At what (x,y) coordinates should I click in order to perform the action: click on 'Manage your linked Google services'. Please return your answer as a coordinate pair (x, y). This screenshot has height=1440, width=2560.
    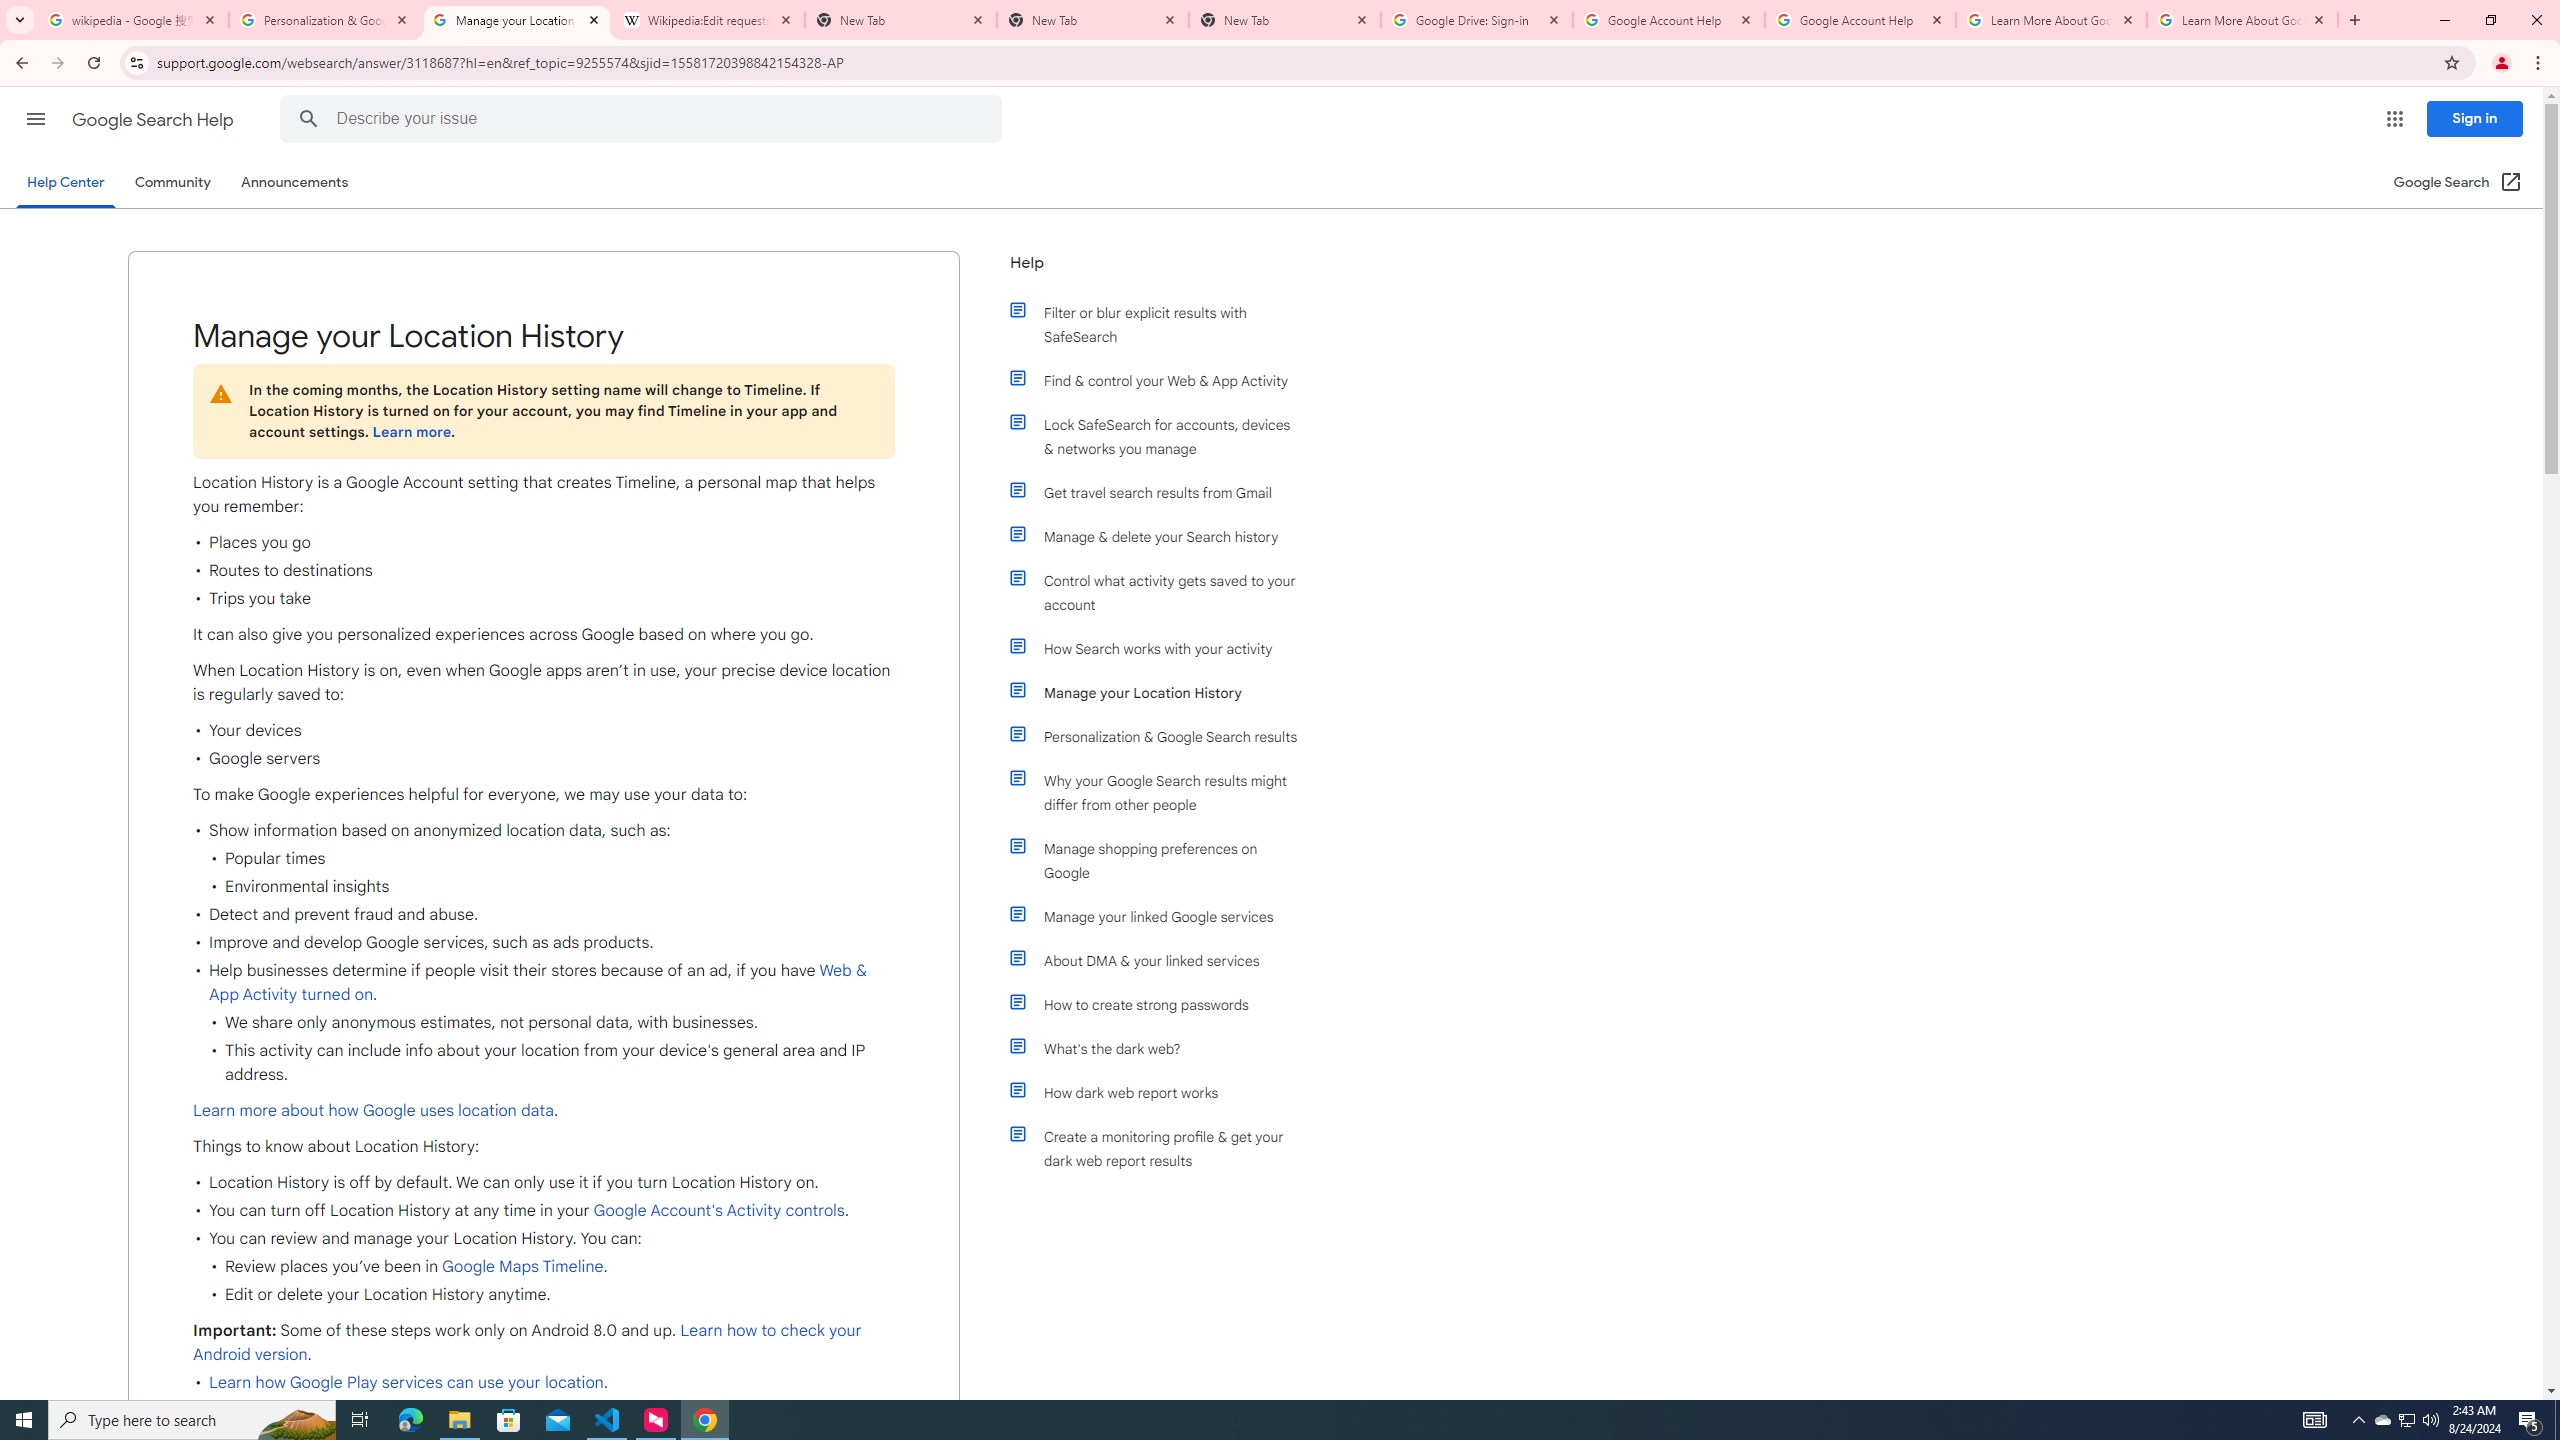
    Looking at the image, I should click on (1162, 916).